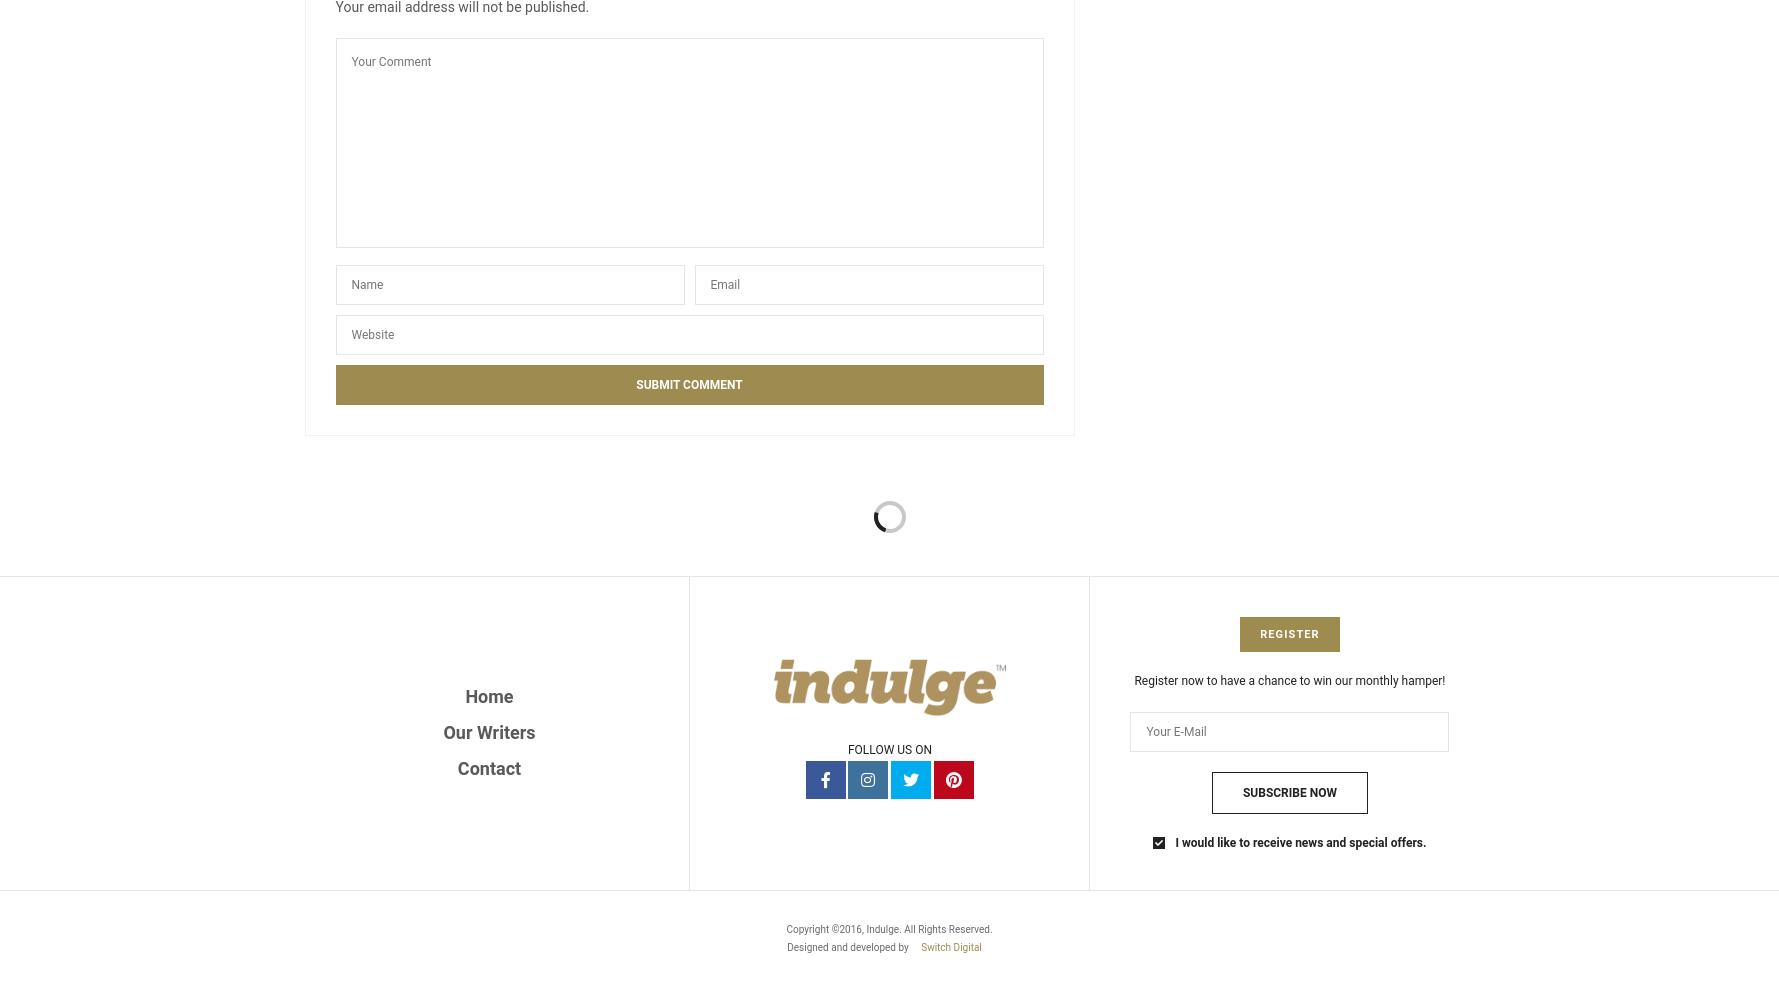 Image resolution: width=1779 pixels, height=995 pixels. Describe the element at coordinates (888, 928) in the screenshot. I see `'Copyright ©2016, Indulge. All Rights Reserved.'` at that location.